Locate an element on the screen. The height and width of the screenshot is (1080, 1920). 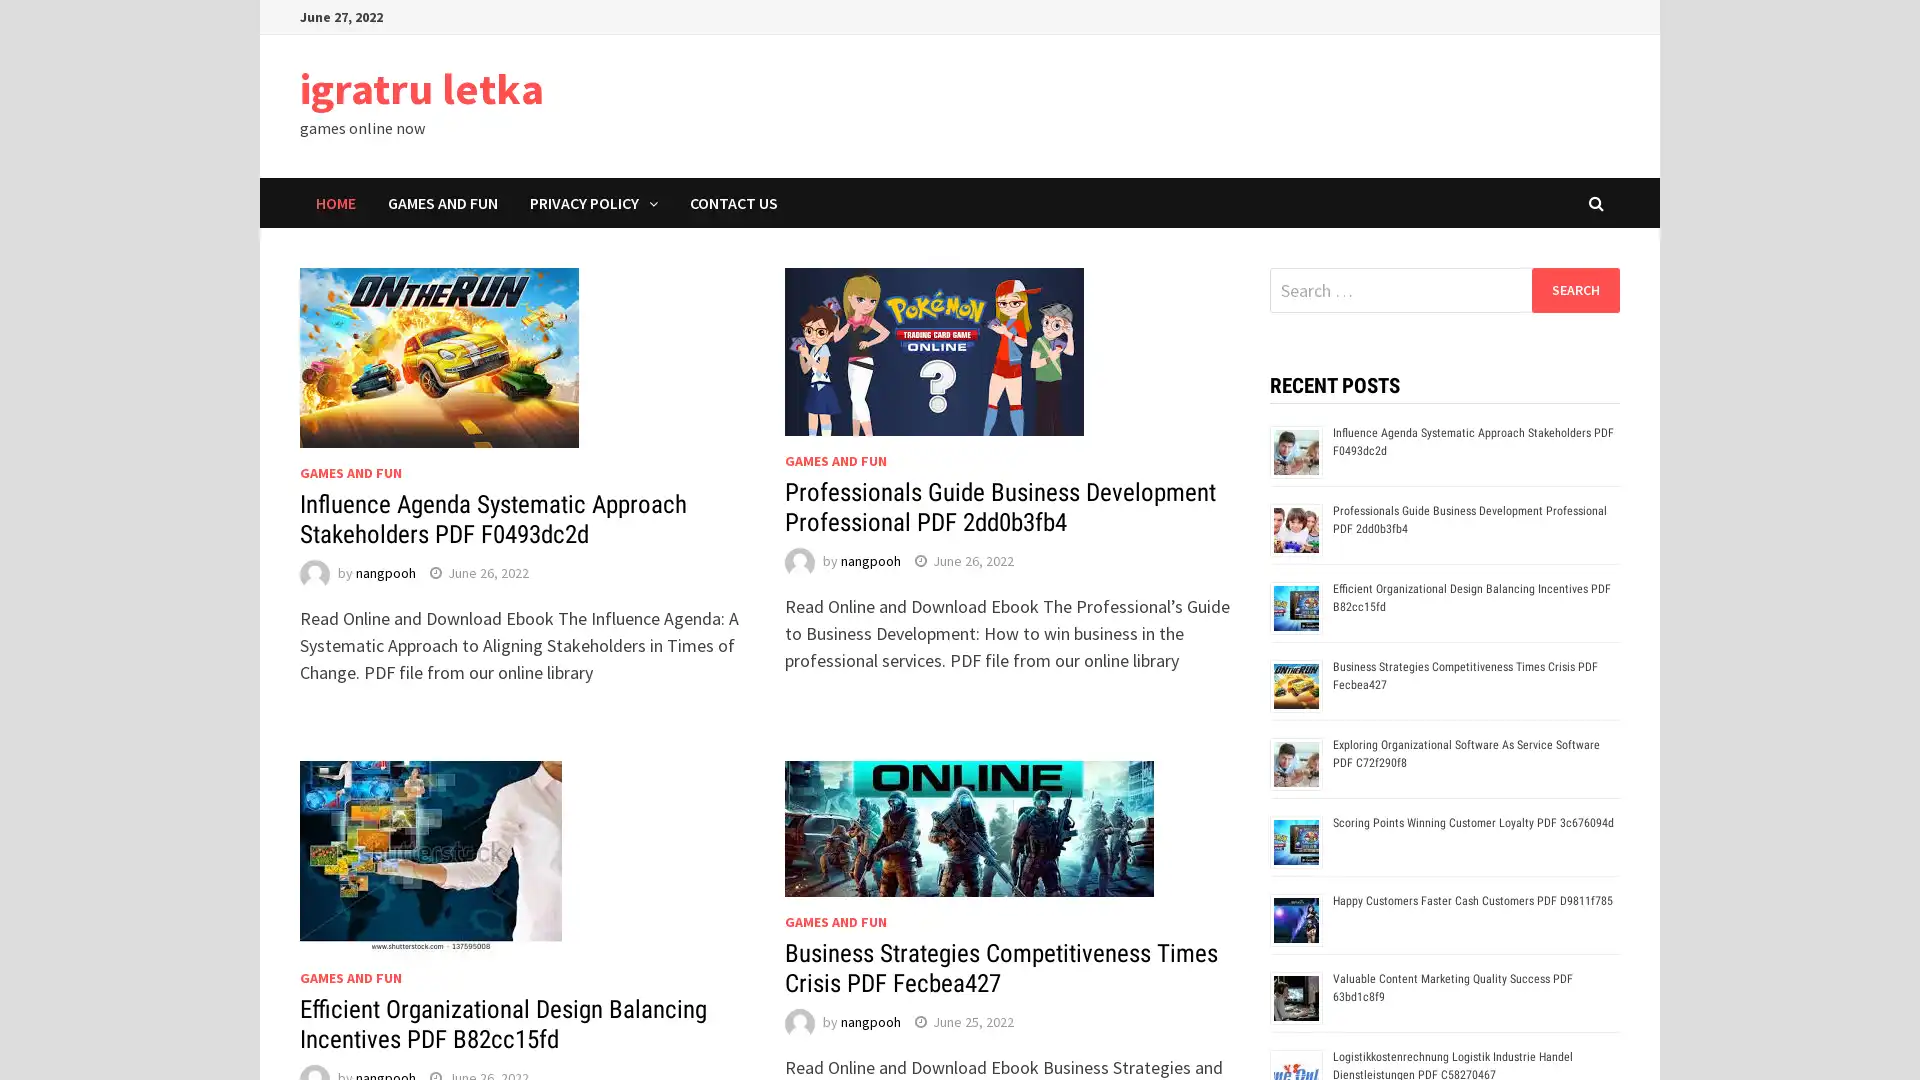
Search is located at coordinates (1574, 289).